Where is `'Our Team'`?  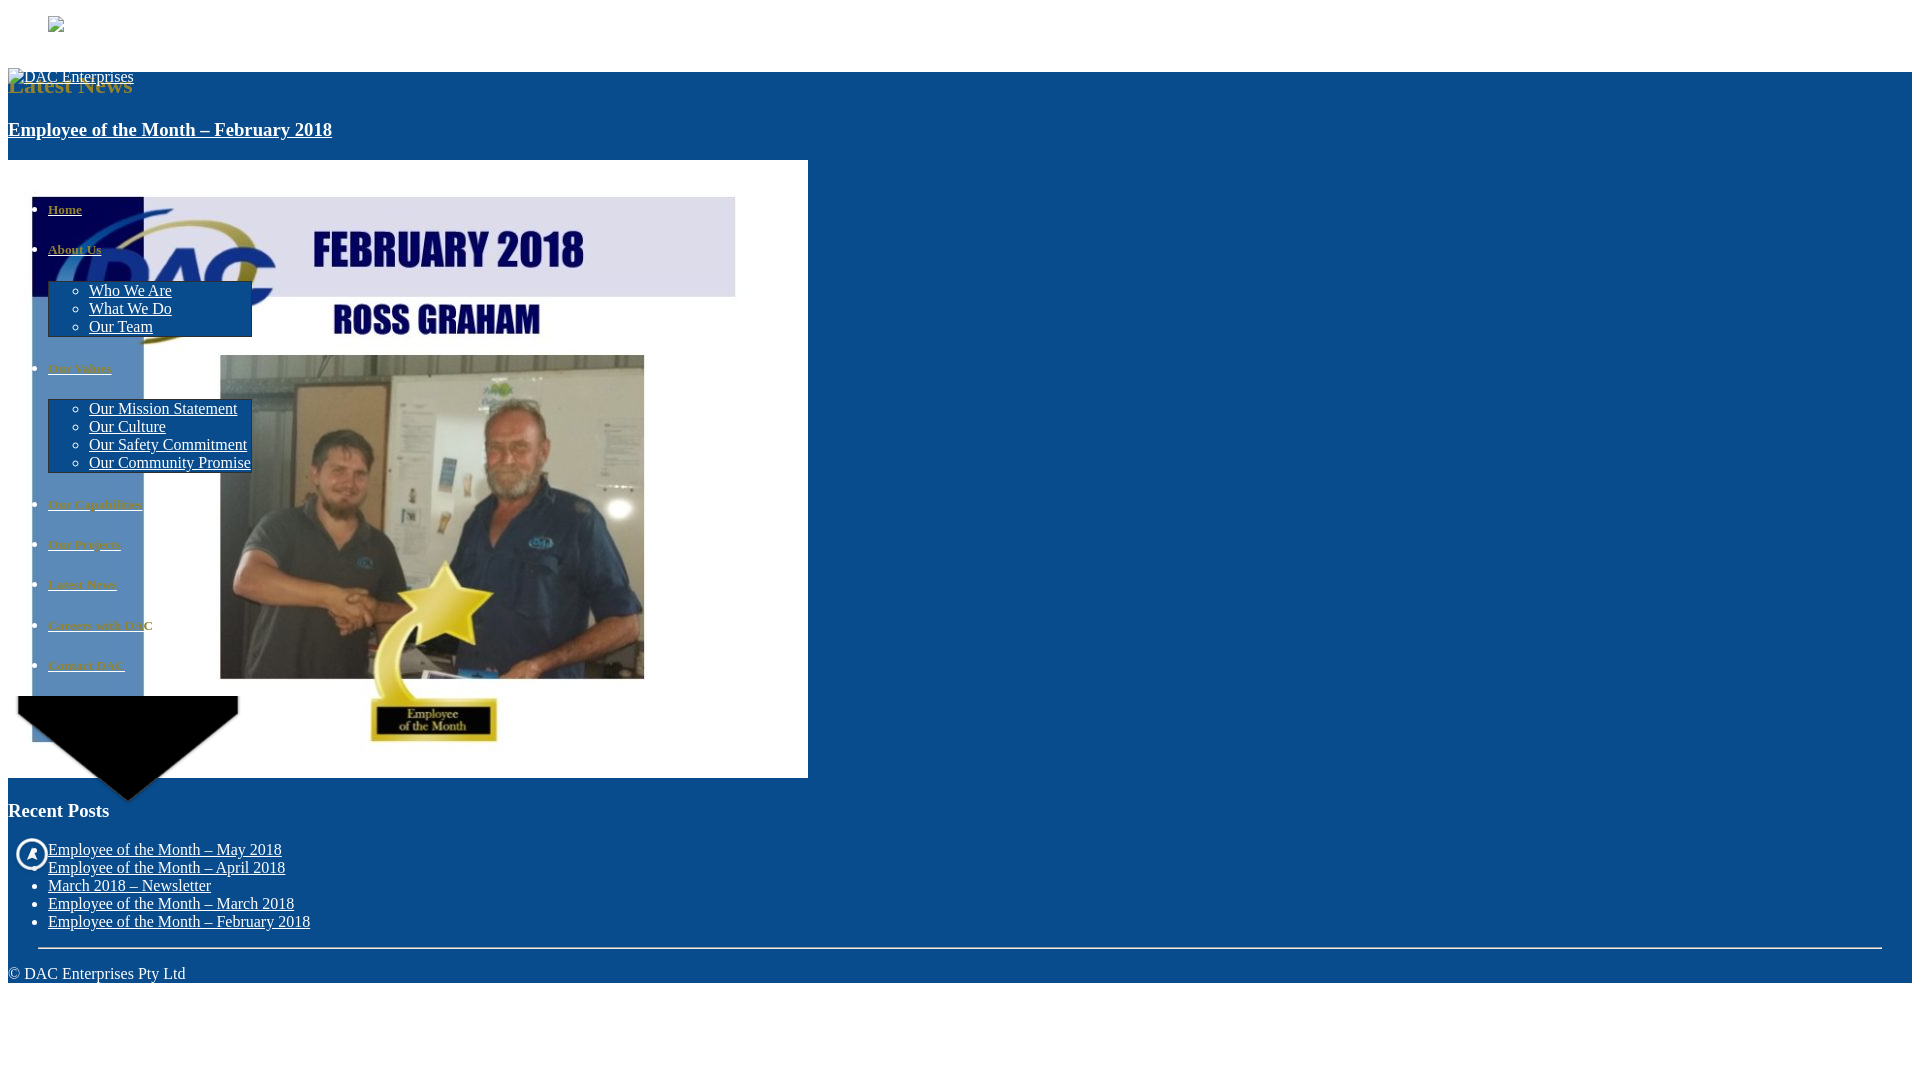
'Our Team' is located at coordinates (119, 325).